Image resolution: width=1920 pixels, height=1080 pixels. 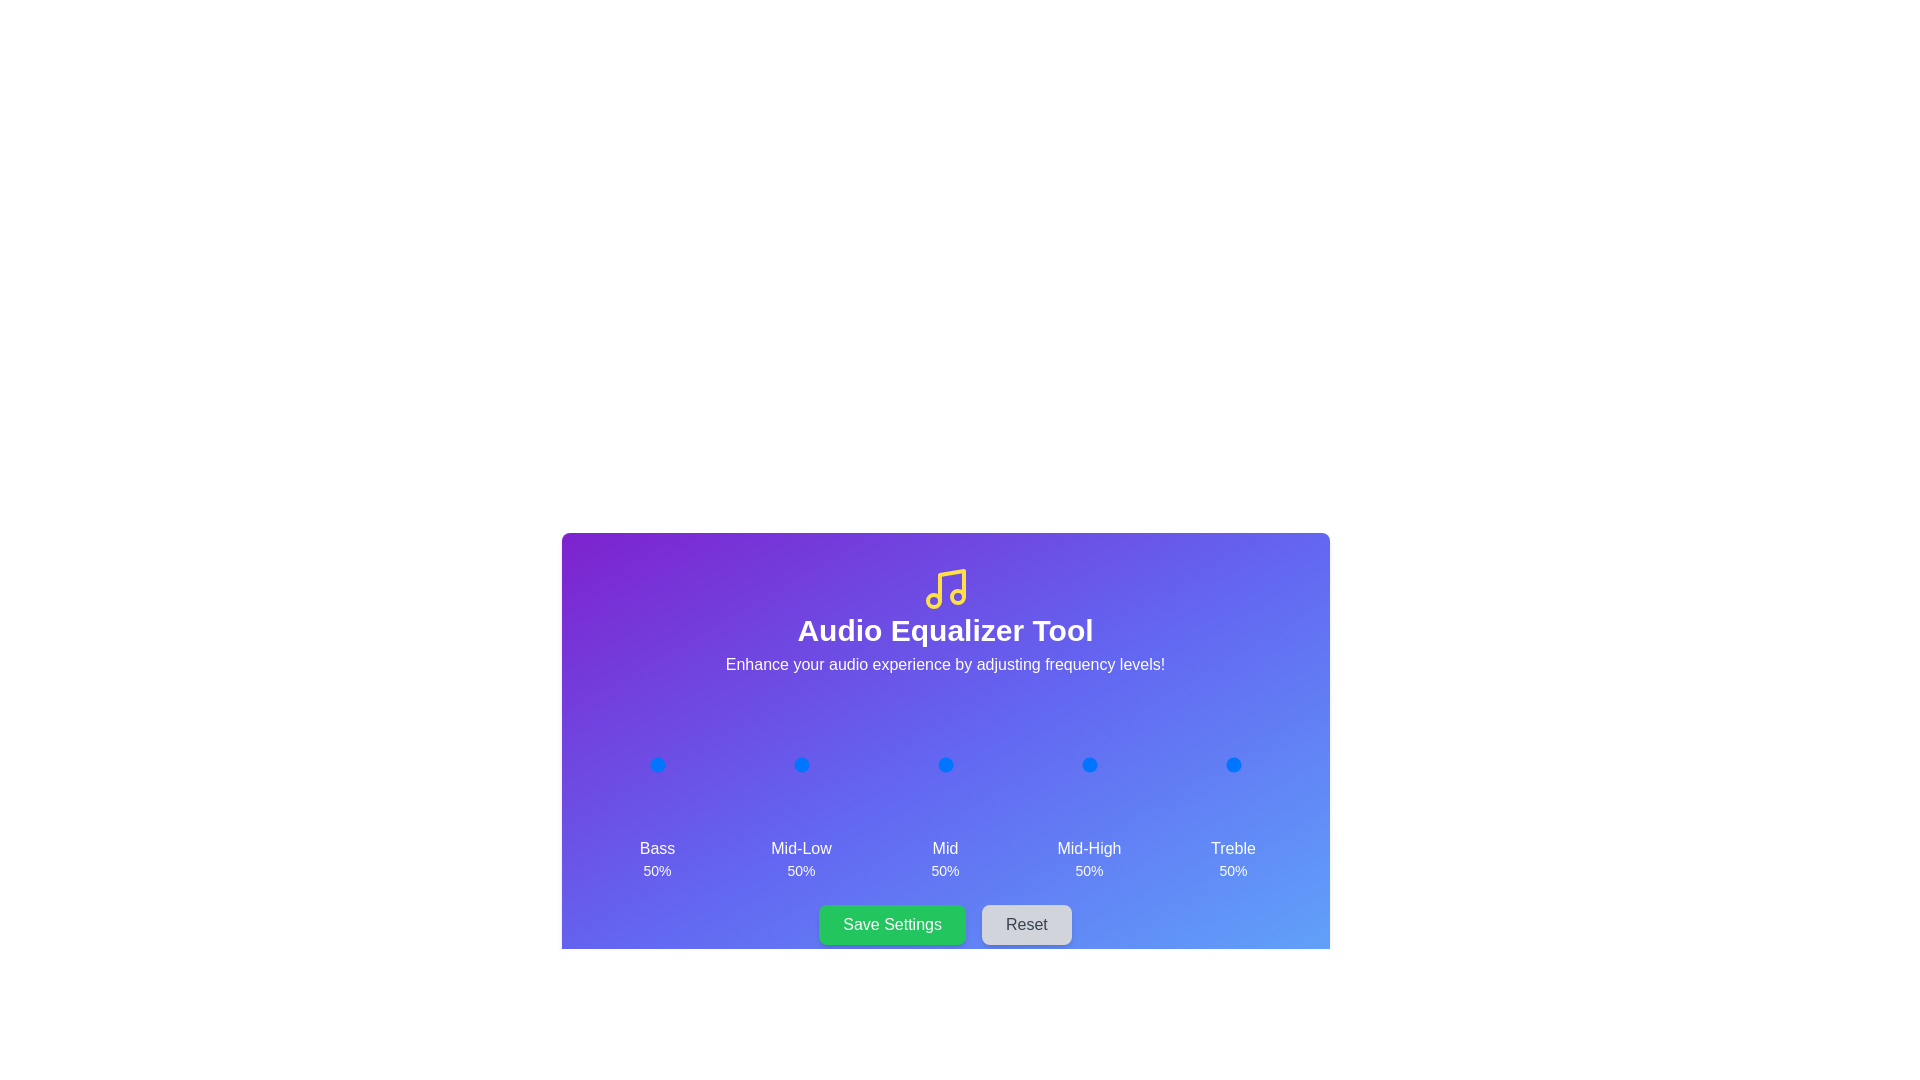 What do you see at coordinates (797, 764) in the screenshot?
I see `the 1 slider to 46%` at bounding box center [797, 764].